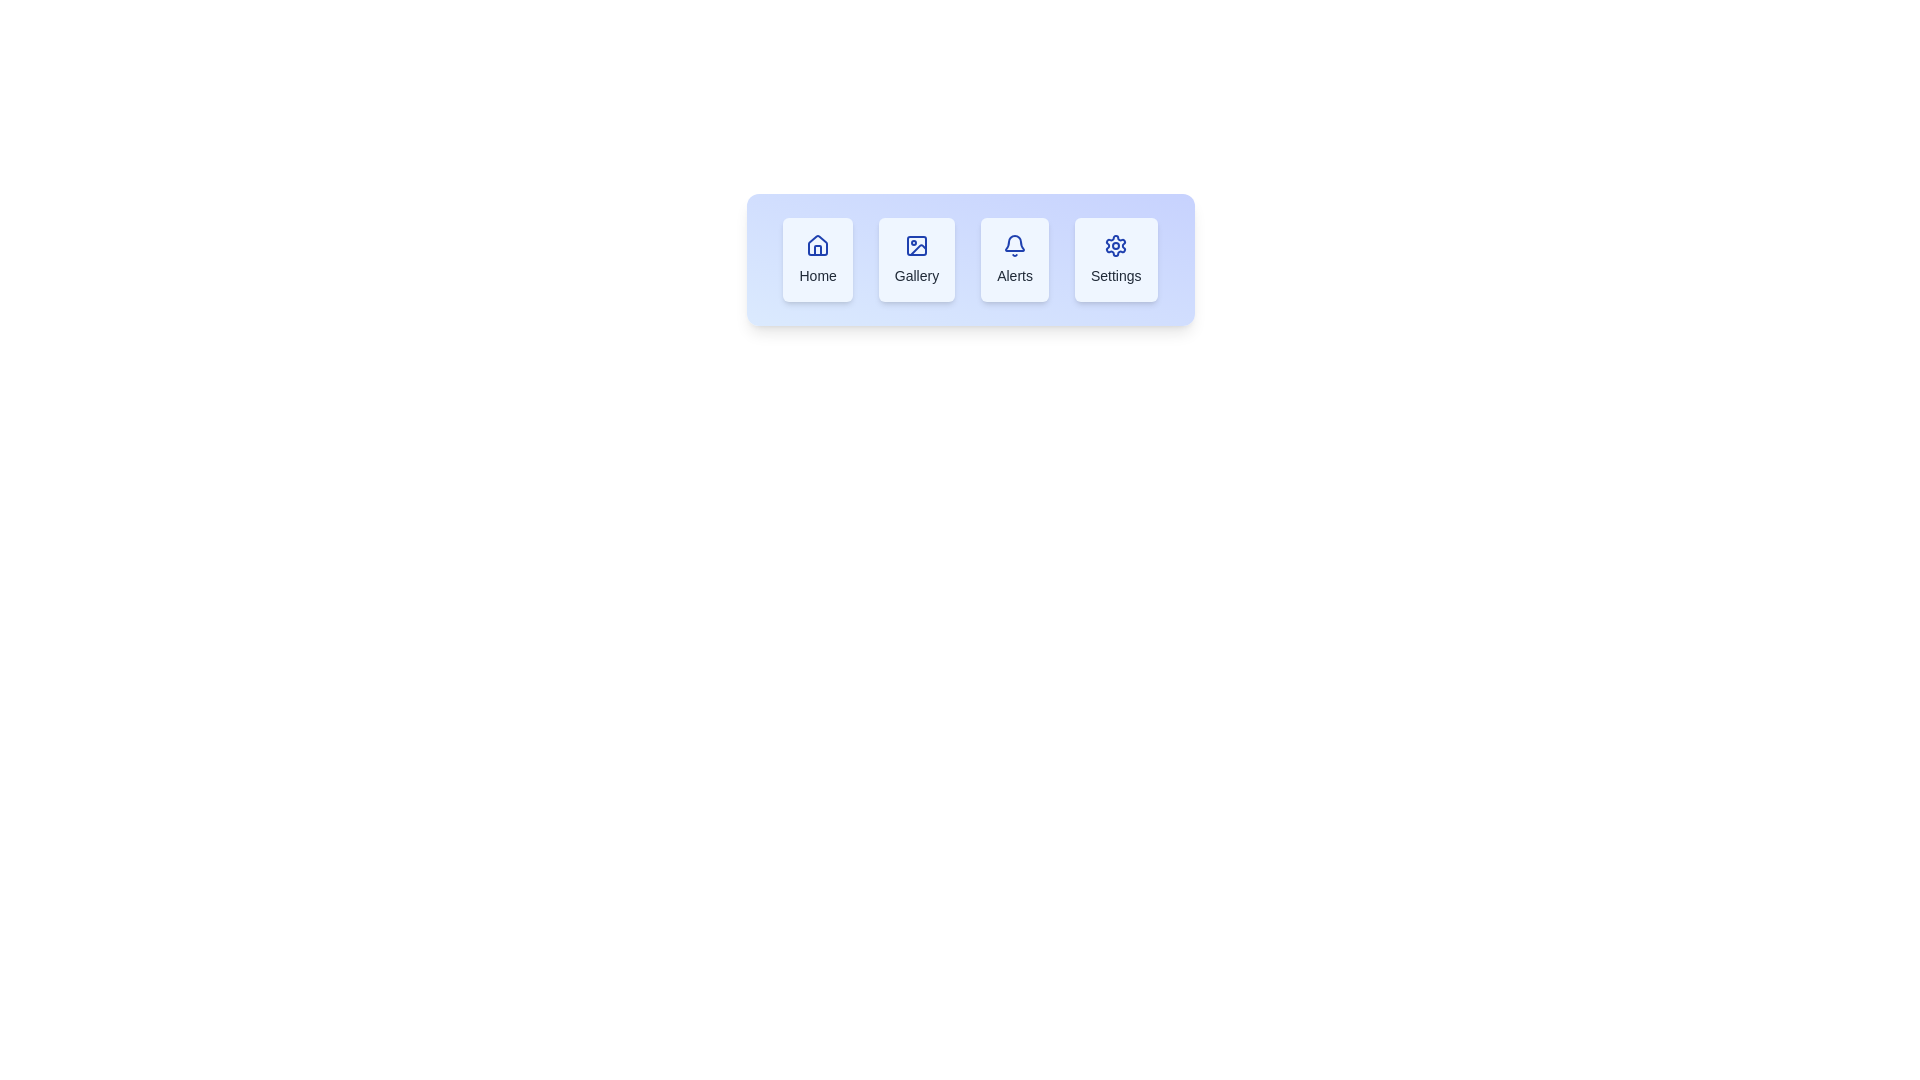 Image resolution: width=1920 pixels, height=1080 pixels. I want to click on the third section of the navigation bar labeled 'Alerts', so click(970, 258).